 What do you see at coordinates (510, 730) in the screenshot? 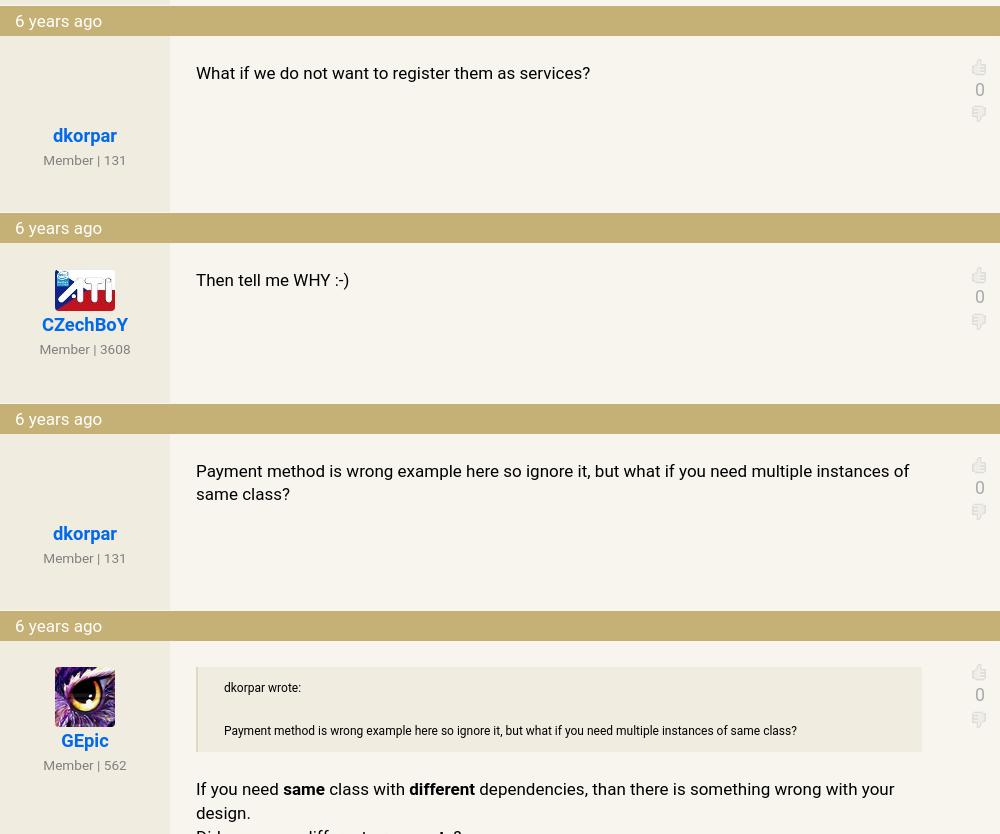
I see `'Payment method is wrong example here so ignore it, but what if you need
	multiple instances of same class?'` at bounding box center [510, 730].